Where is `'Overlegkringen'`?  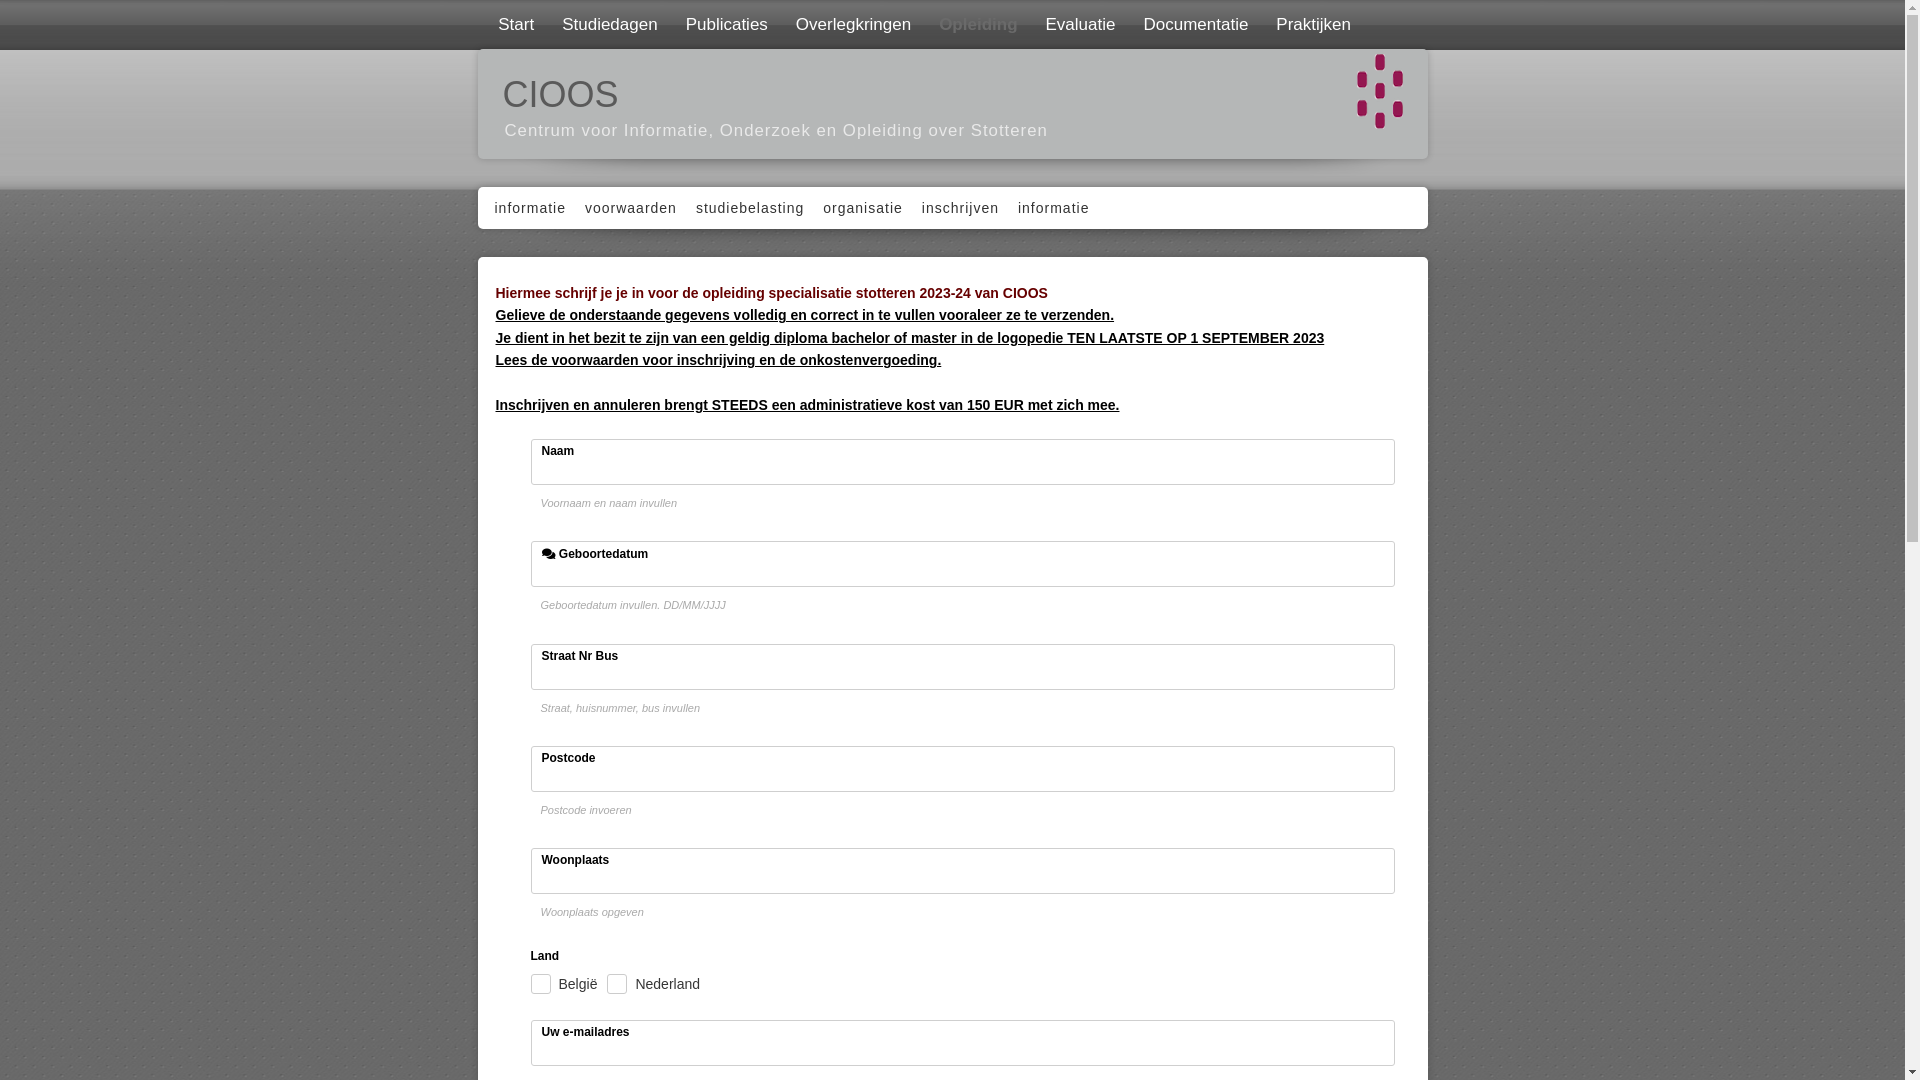 'Overlegkringen' is located at coordinates (851, 24).